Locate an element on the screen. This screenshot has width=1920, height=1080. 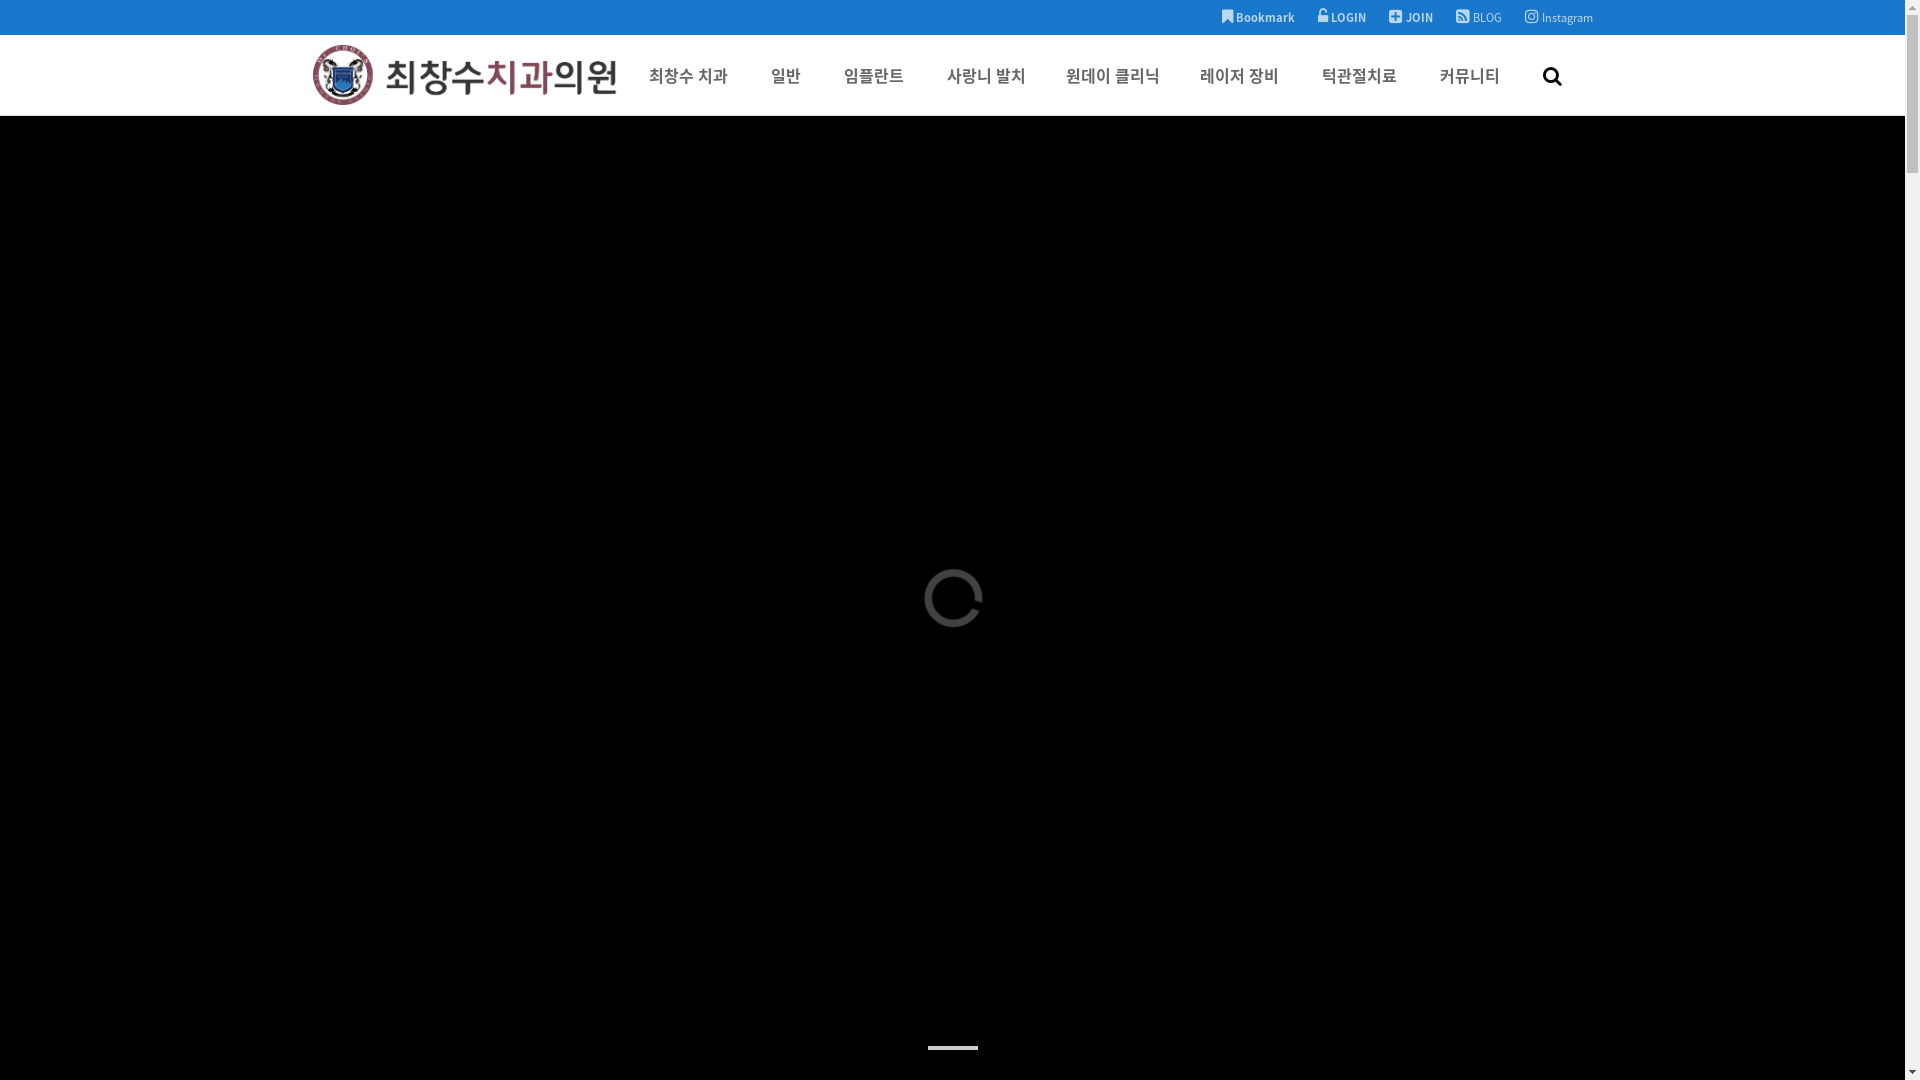
'1' is located at coordinates (952, 1047).